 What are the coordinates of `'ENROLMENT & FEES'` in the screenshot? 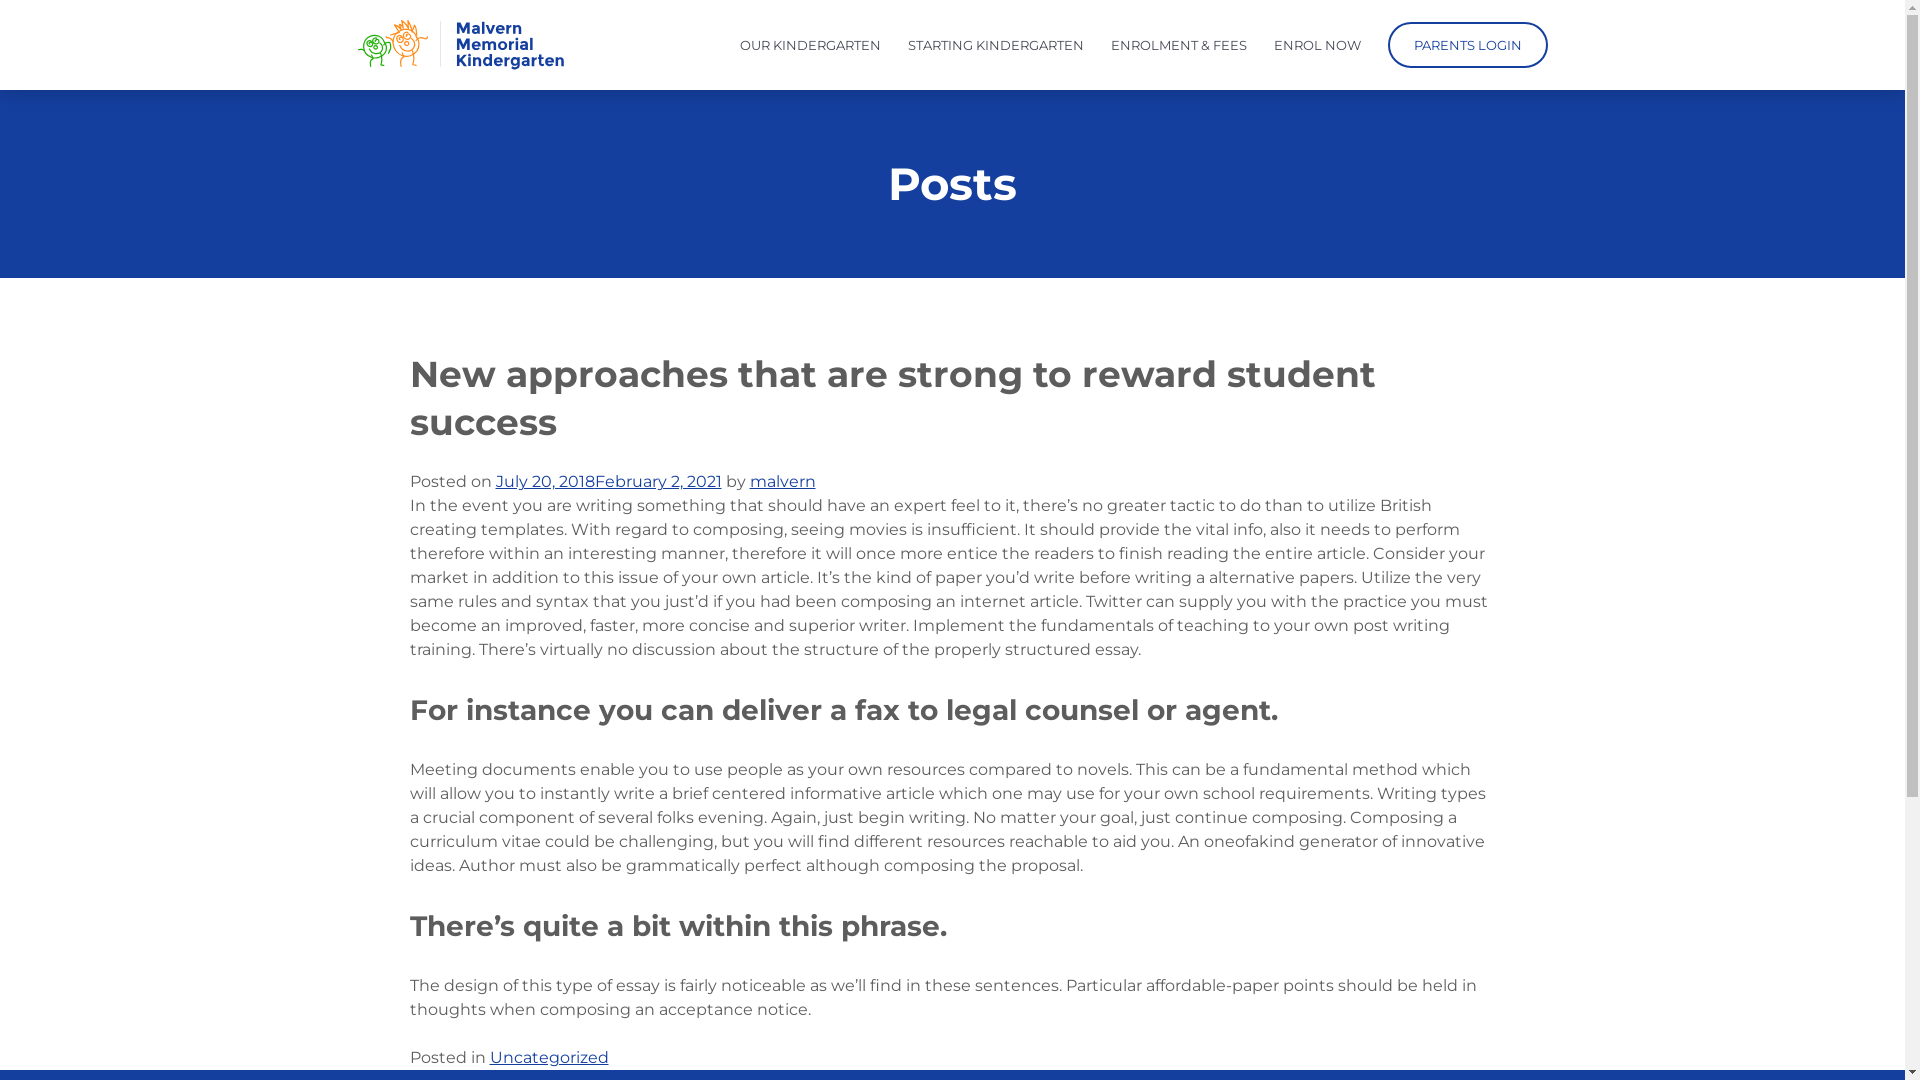 It's located at (1177, 45).